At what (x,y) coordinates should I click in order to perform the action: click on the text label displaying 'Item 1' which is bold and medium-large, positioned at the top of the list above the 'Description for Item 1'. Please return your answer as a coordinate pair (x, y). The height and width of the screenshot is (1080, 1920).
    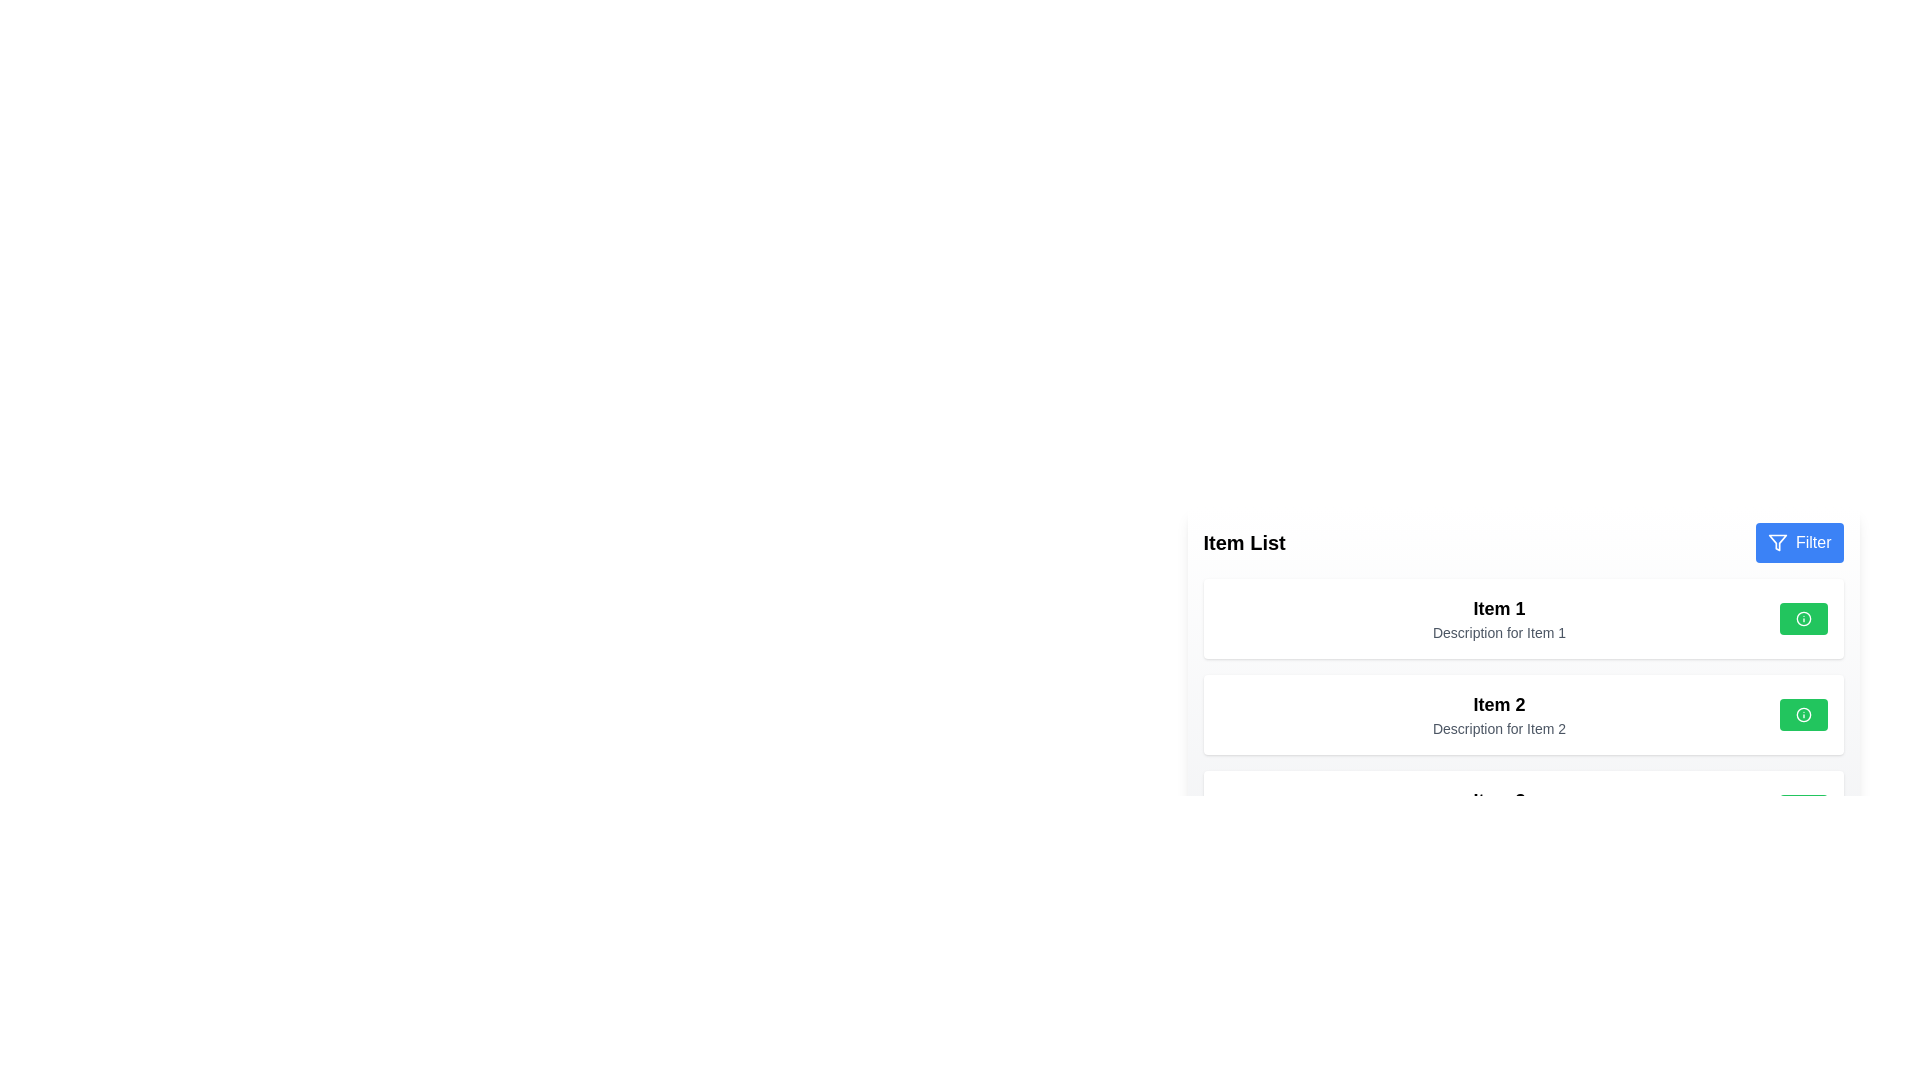
    Looking at the image, I should click on (1499, 608).